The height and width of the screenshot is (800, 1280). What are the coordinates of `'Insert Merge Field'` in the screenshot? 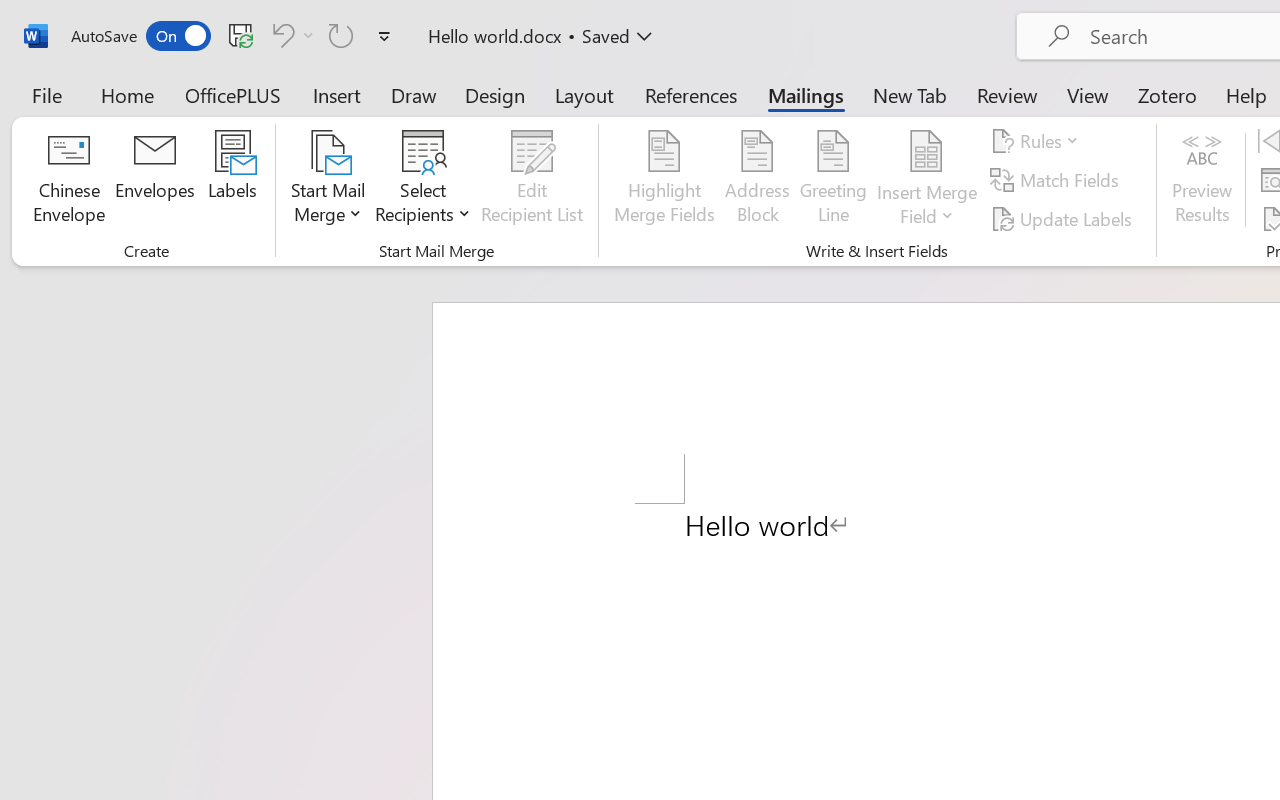 It's located at (926, 151).